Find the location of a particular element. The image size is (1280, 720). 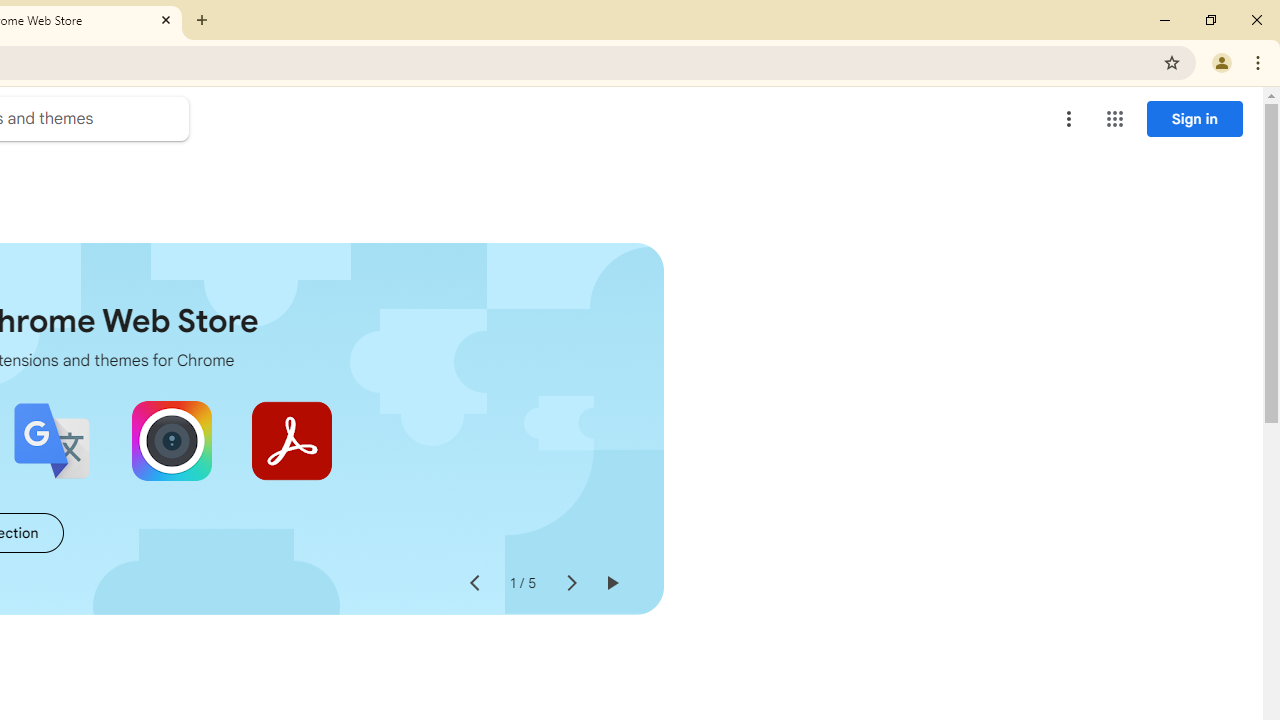

'More options menu' is located at coordinates (1068, 119).